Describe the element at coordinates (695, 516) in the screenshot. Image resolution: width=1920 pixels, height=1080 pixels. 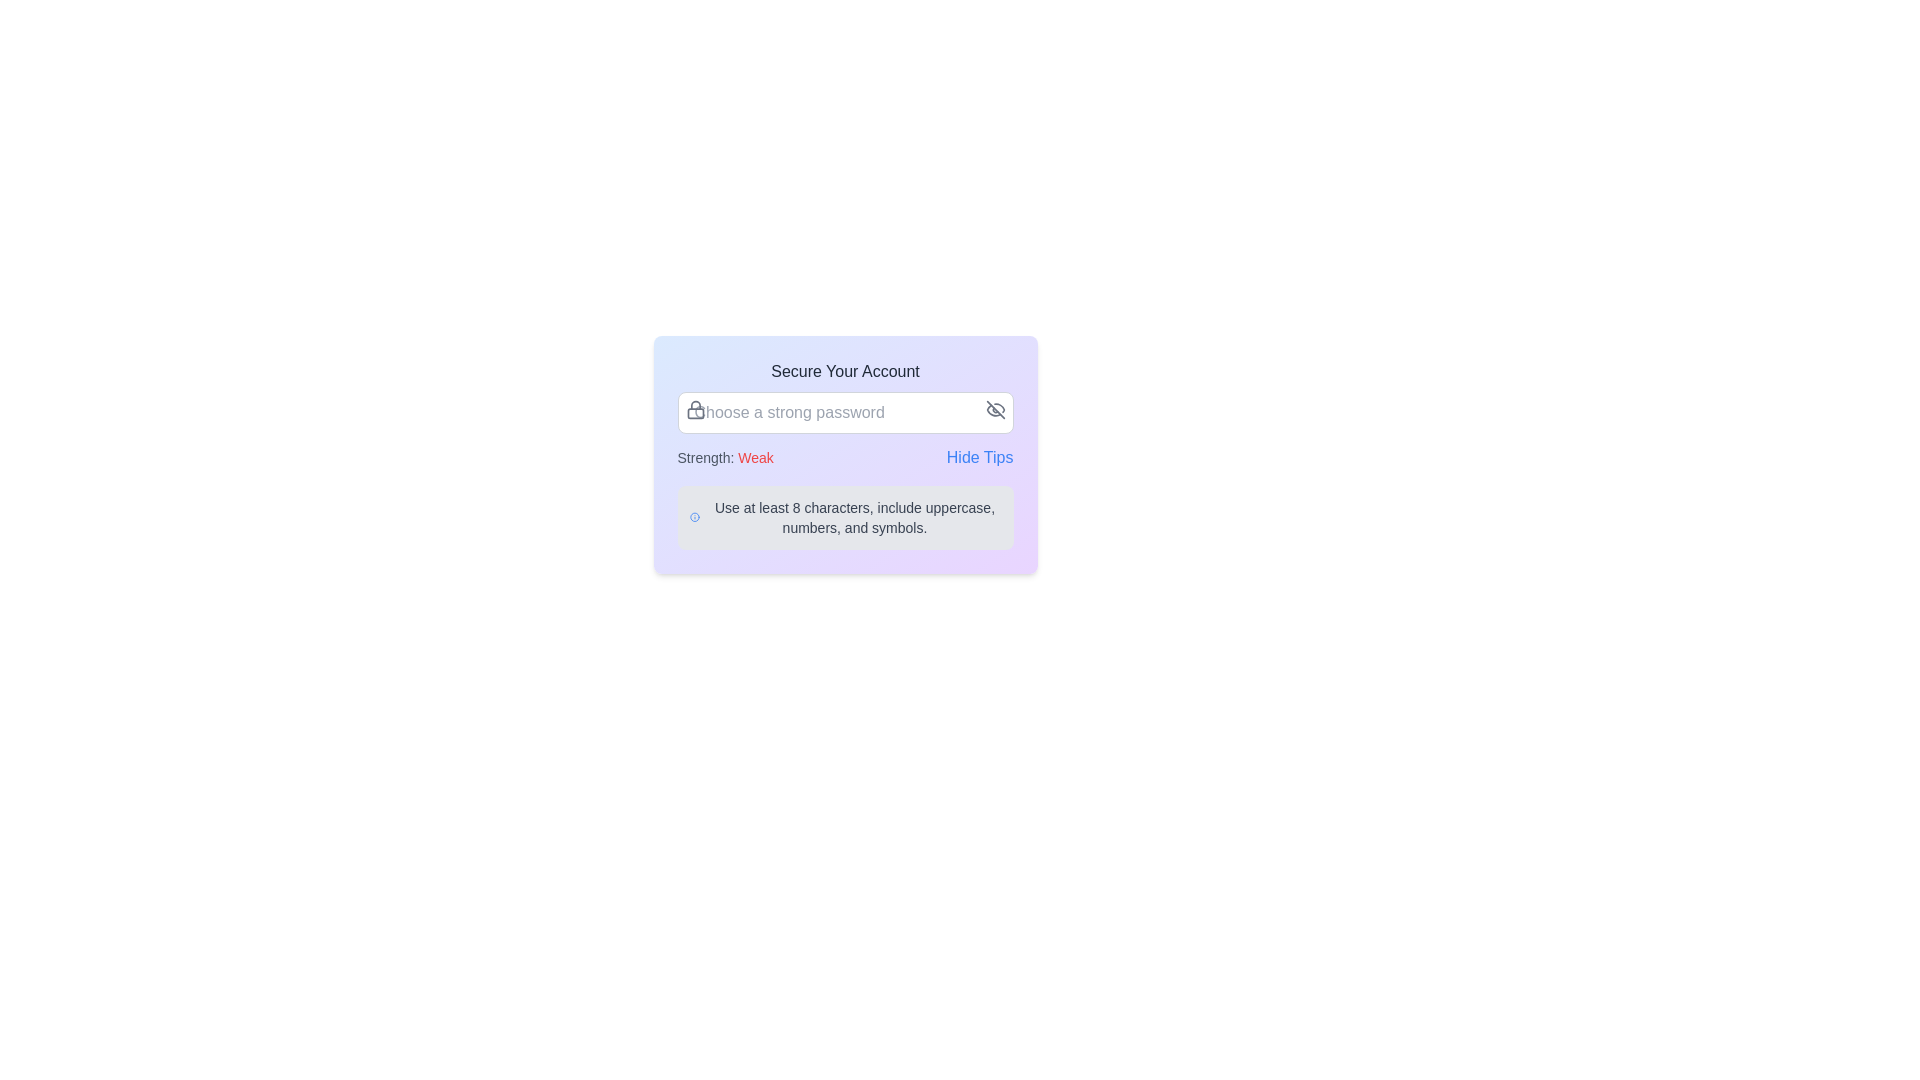
I see `the informational icon located to the left of the guideline text 'Use at least 8 characters, include uppercase, numbers, and symbols'` at that location.